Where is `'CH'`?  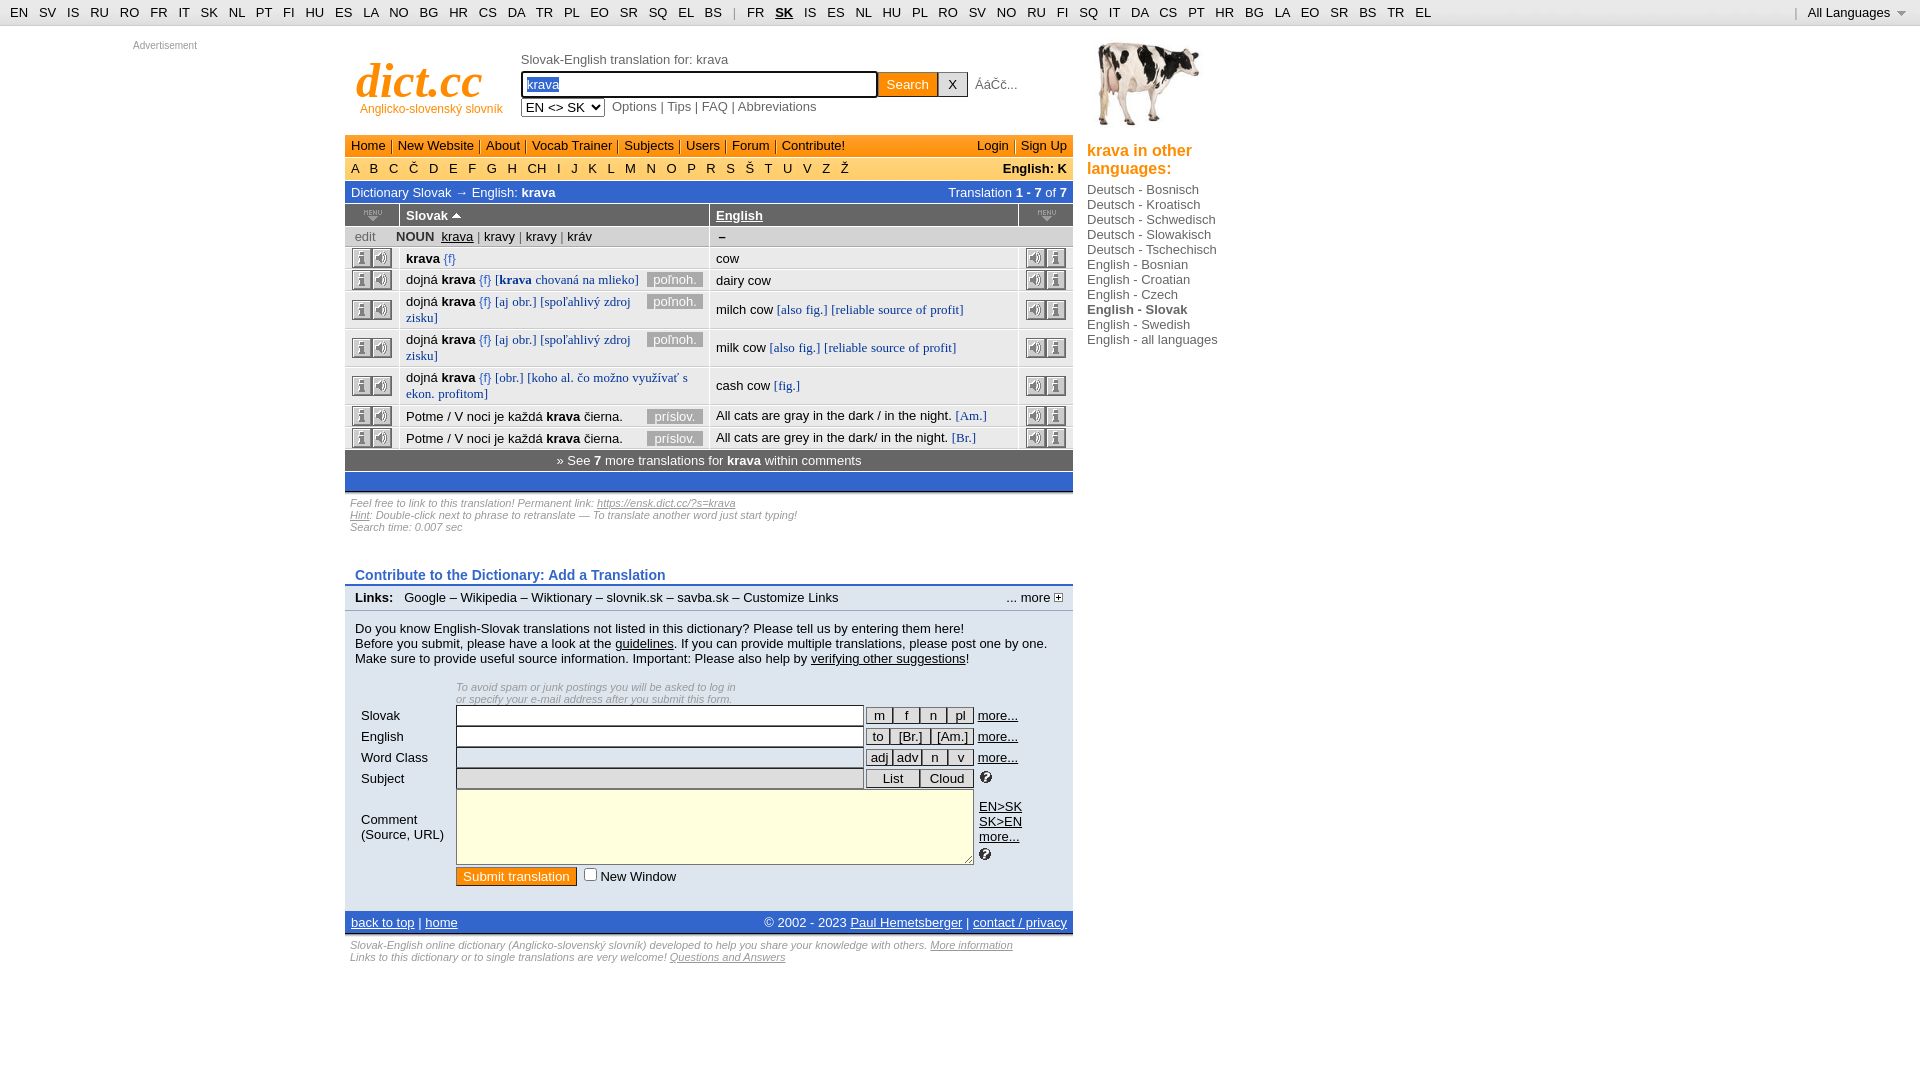
'CH' is located at coordinates (537, 167).